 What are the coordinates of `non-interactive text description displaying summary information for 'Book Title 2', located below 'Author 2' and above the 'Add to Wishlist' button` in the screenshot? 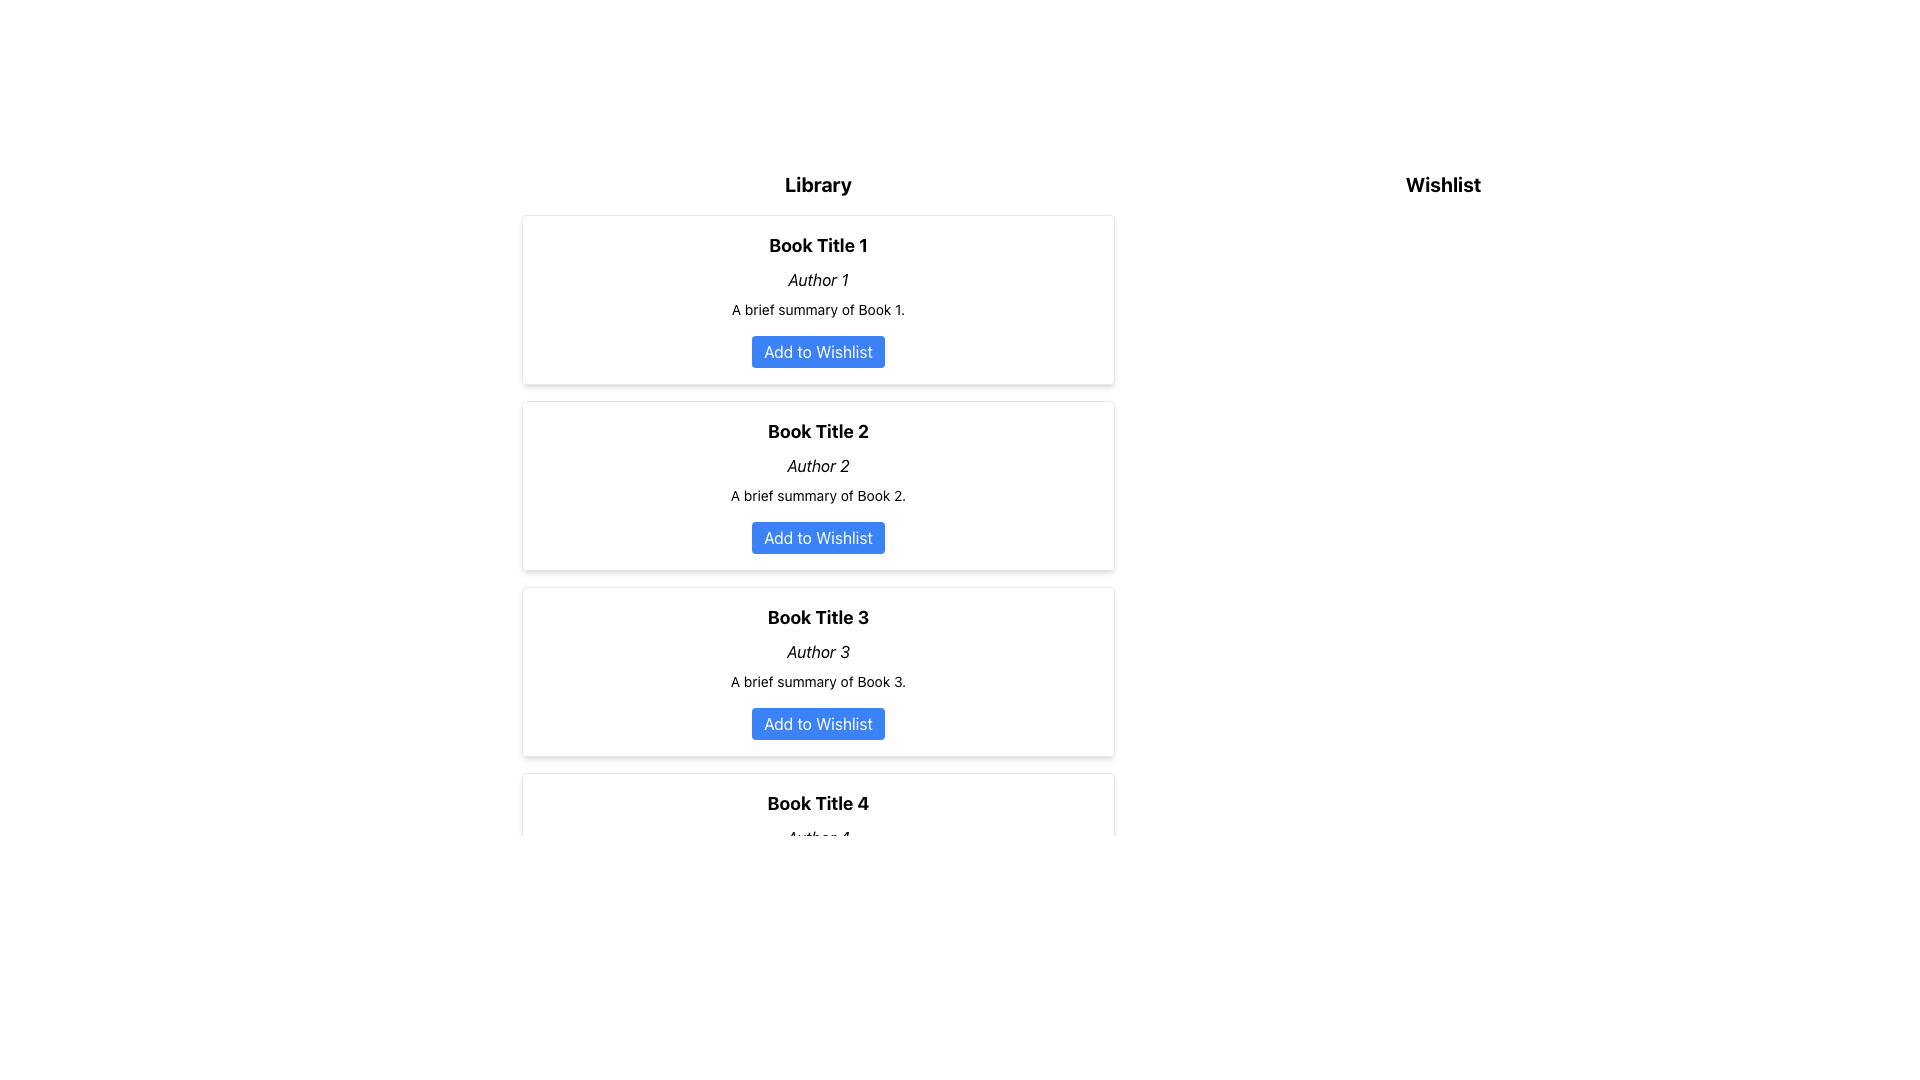 It's located at (818, 495).